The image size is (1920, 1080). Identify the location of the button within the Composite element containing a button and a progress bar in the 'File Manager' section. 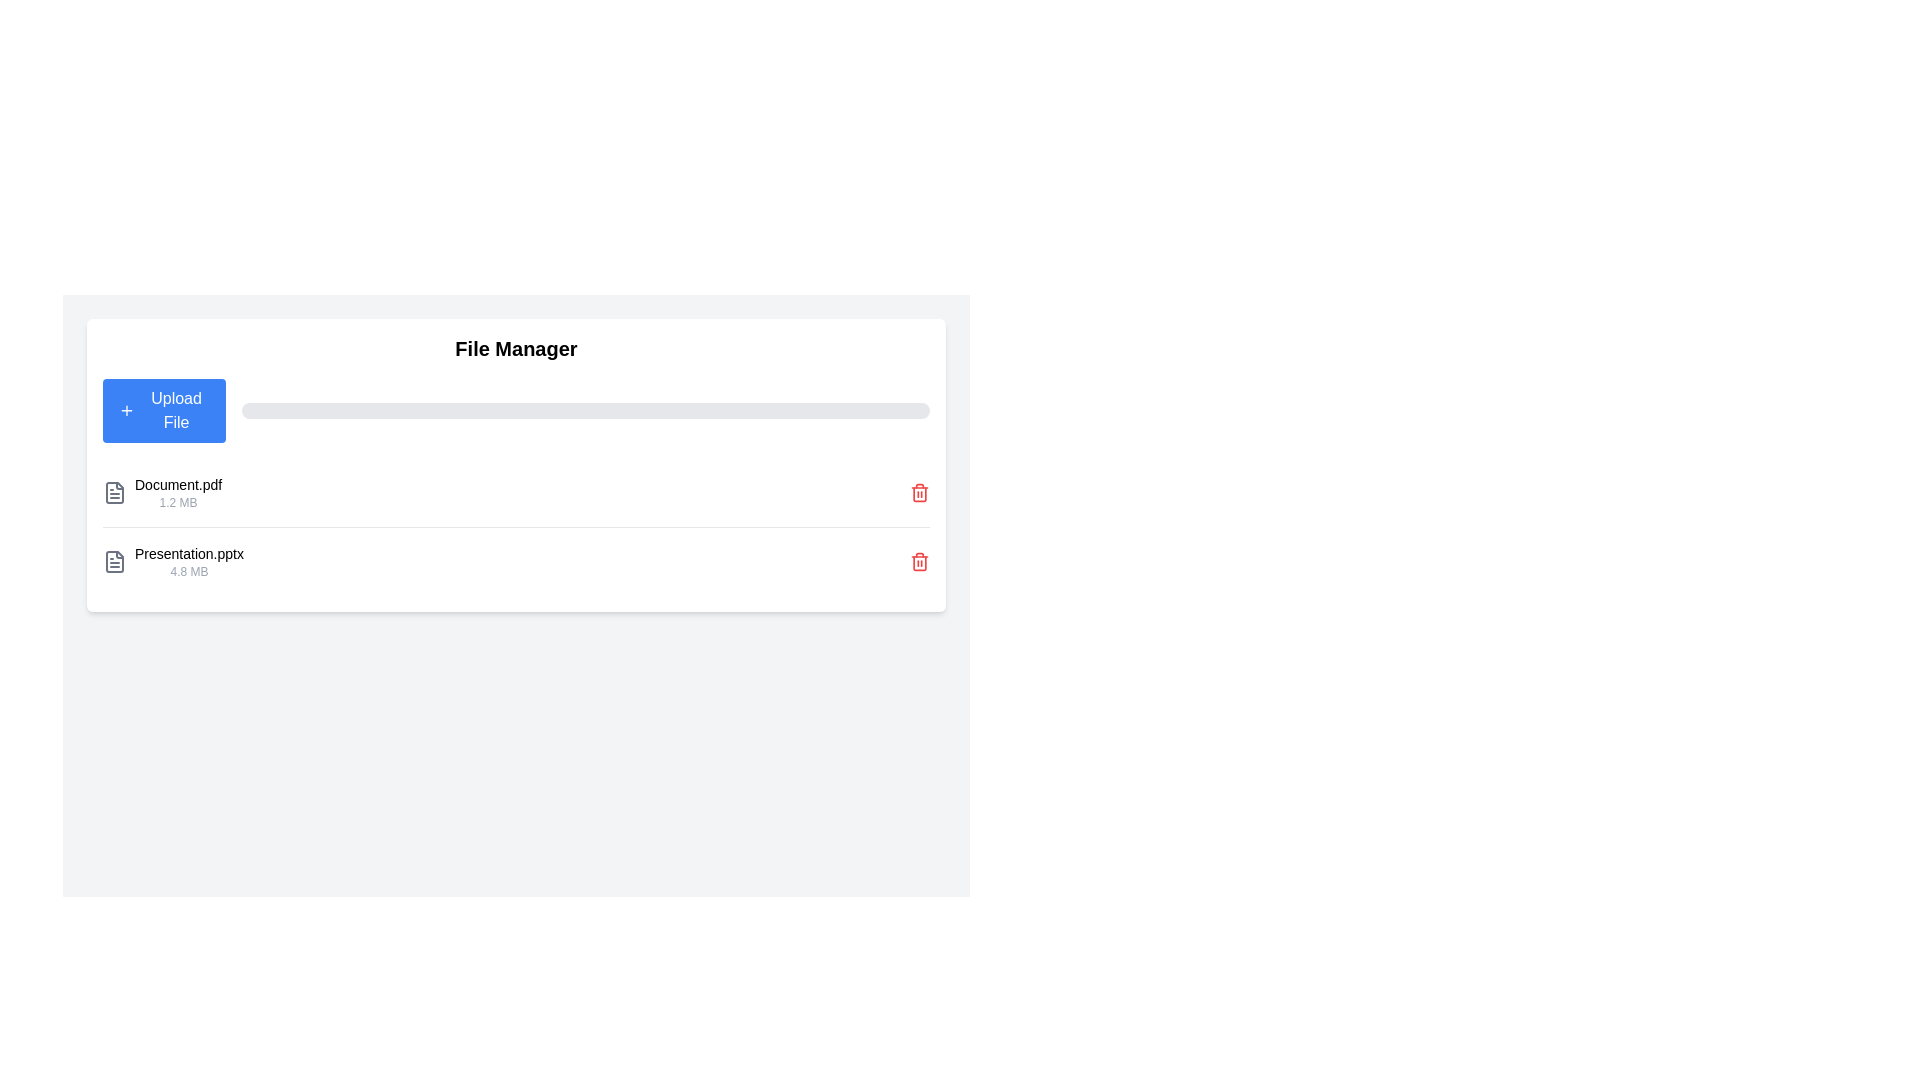
(516, 410).